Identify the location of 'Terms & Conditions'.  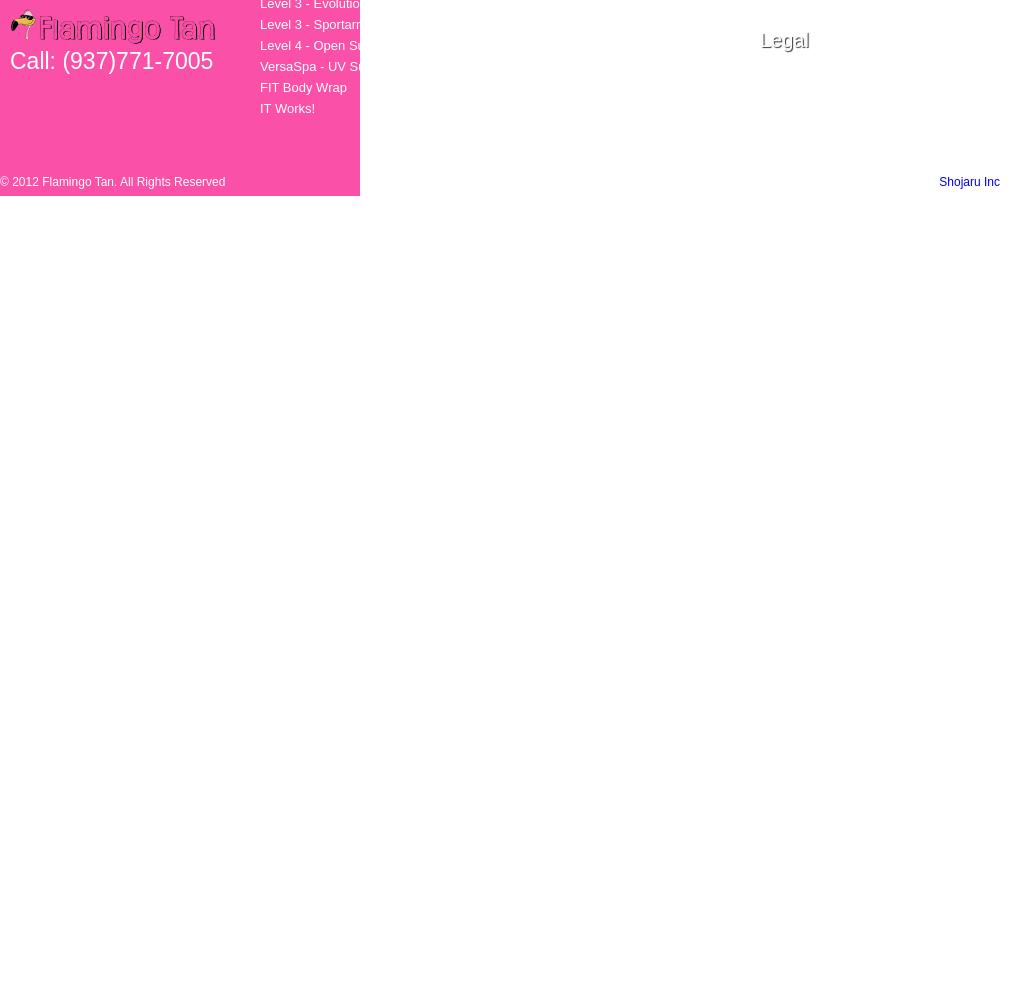
(816, 74).